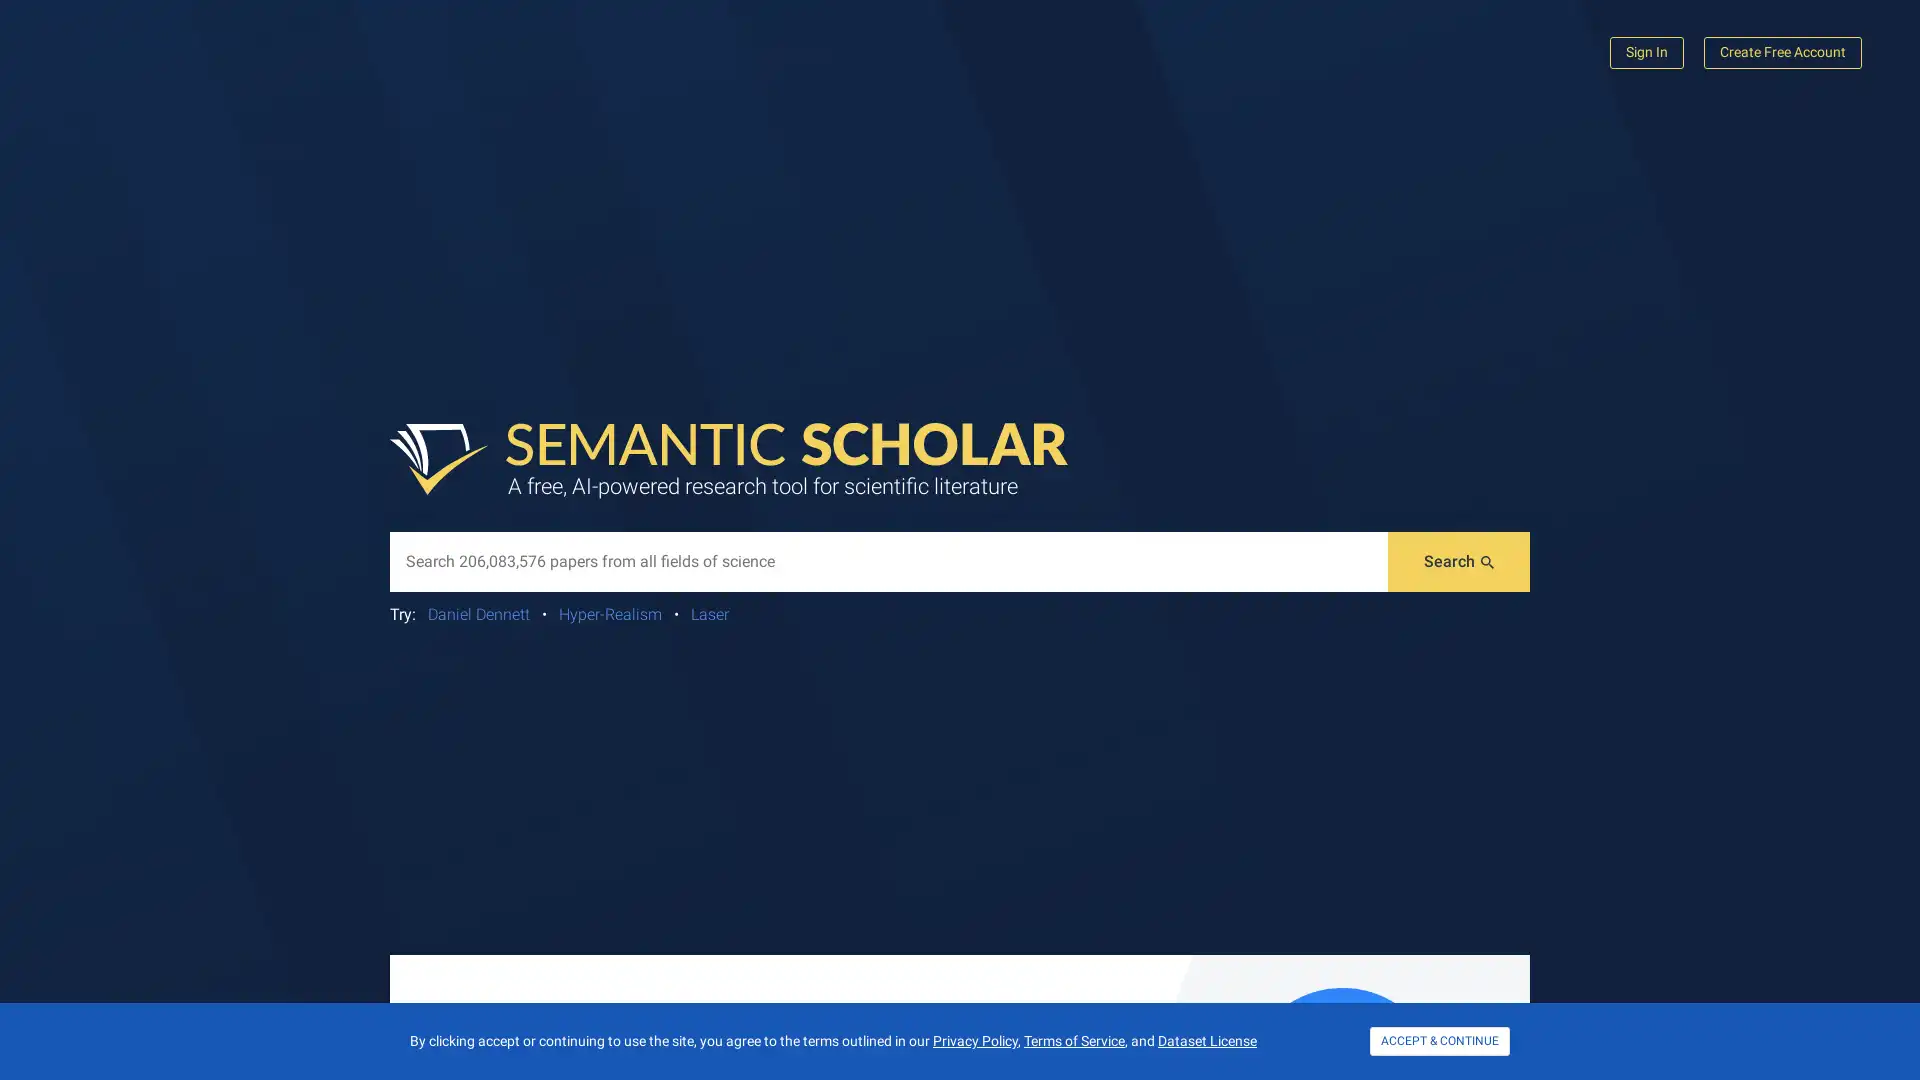  I want to click on Create Free Account, so click(1782, 51).